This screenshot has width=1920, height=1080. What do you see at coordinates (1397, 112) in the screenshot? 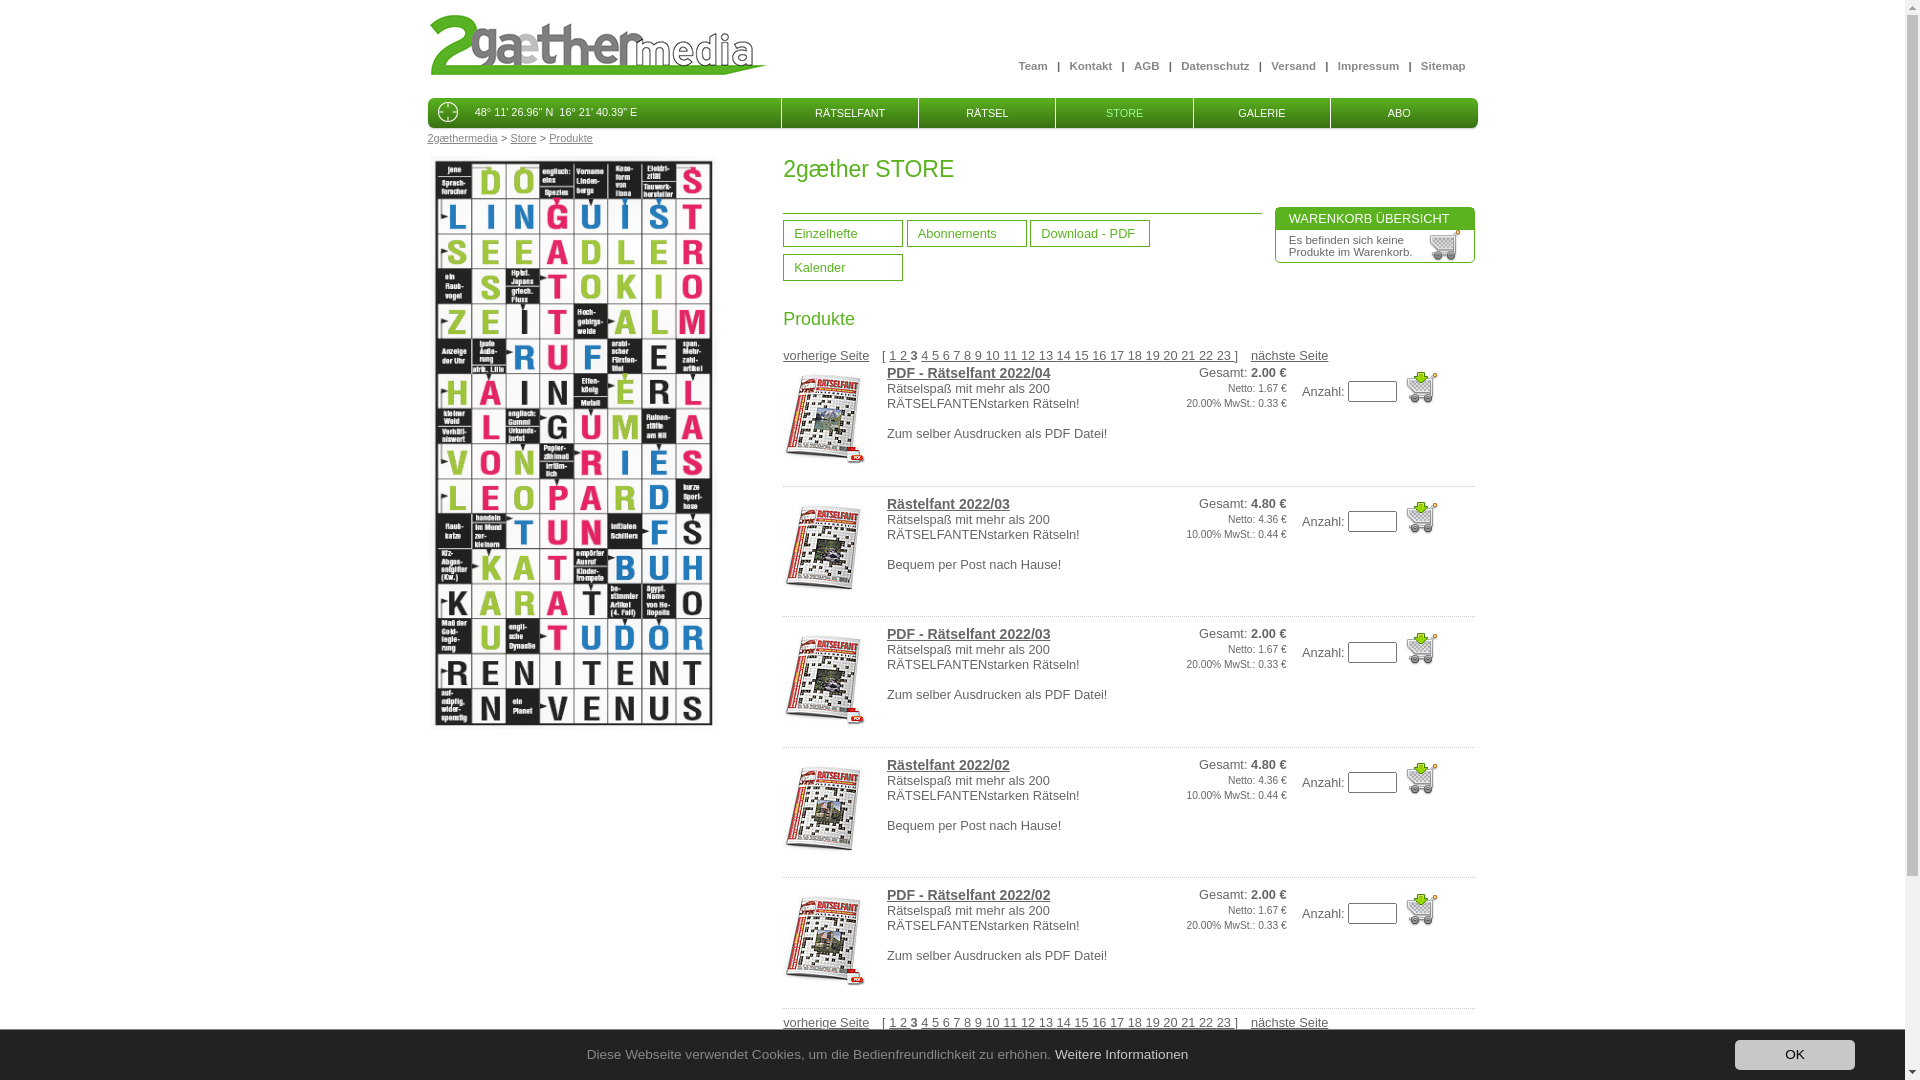
I see `'ABO'` at bounding box center [1397, 112].